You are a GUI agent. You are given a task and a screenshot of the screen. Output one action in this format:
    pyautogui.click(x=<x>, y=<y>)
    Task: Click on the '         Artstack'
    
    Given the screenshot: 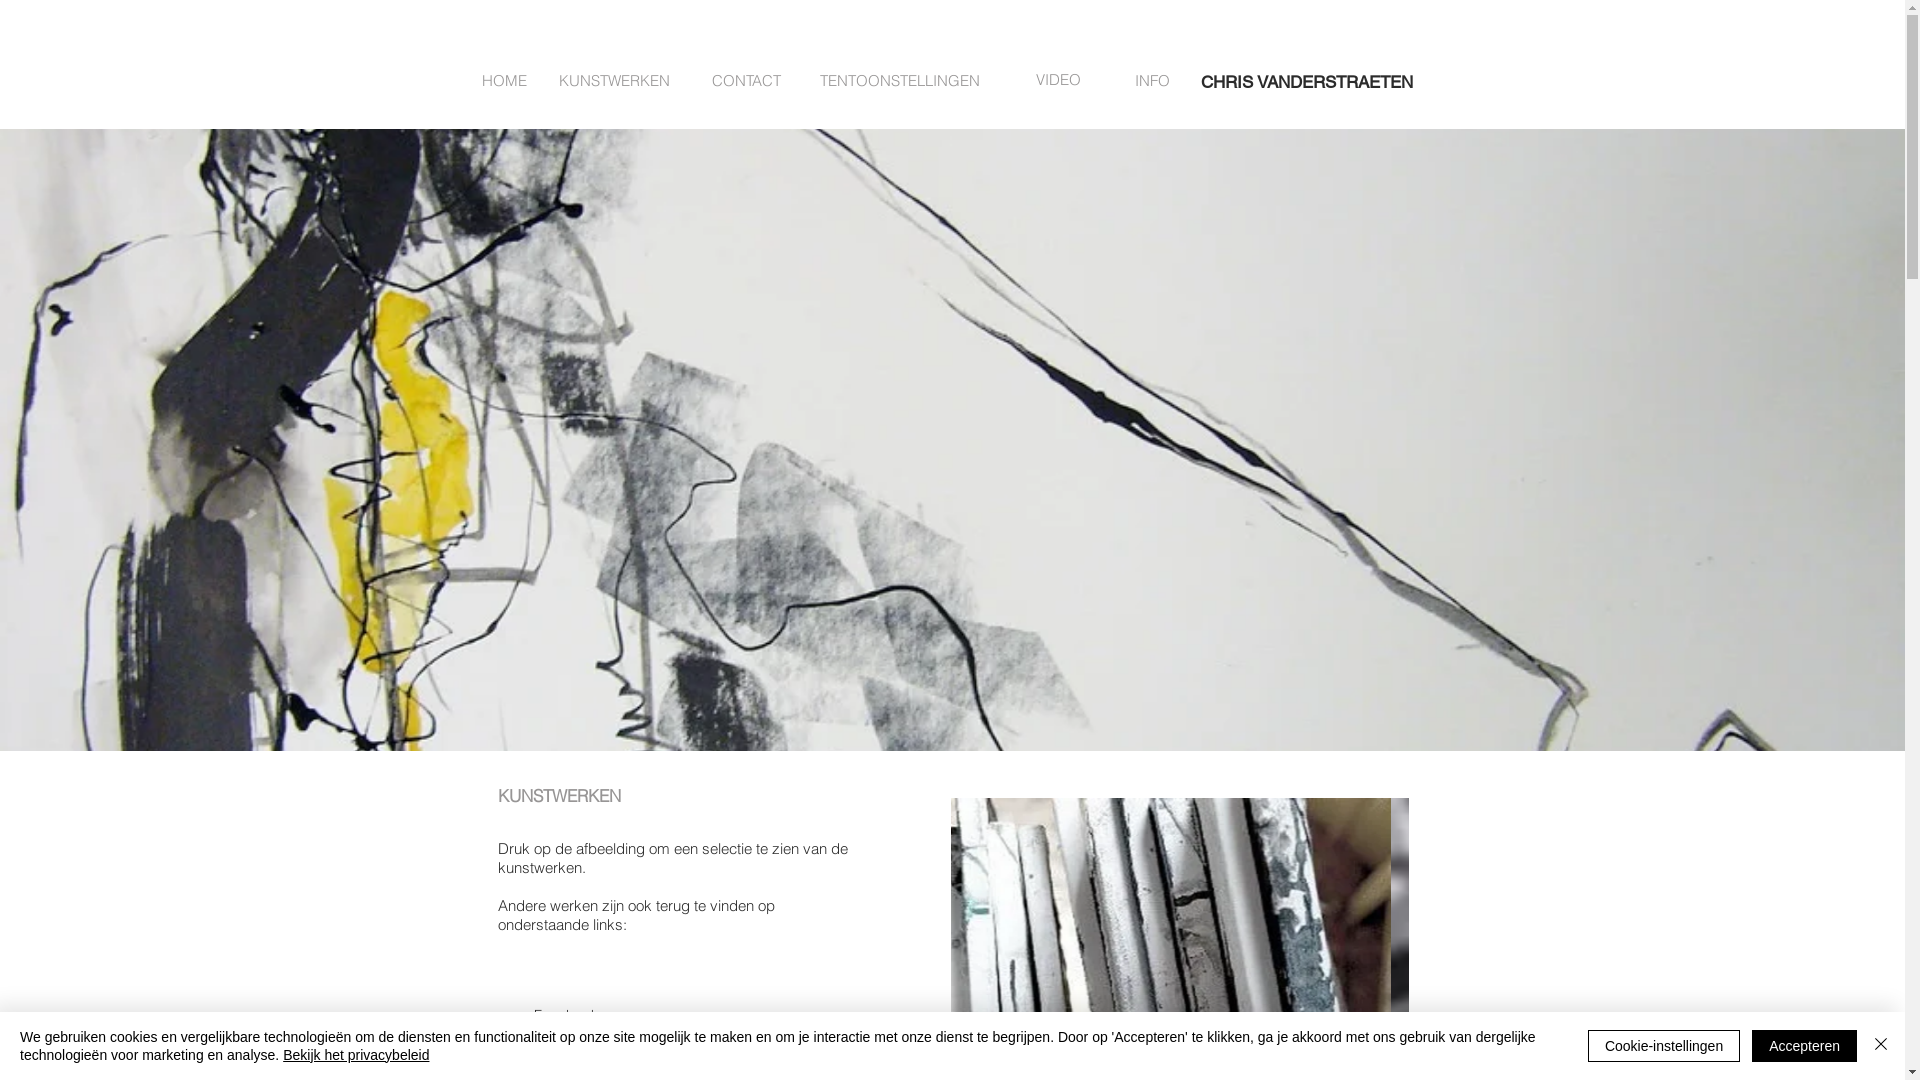 What is the action you would take?
    pyautogui.click(x=542, y=1049)
    